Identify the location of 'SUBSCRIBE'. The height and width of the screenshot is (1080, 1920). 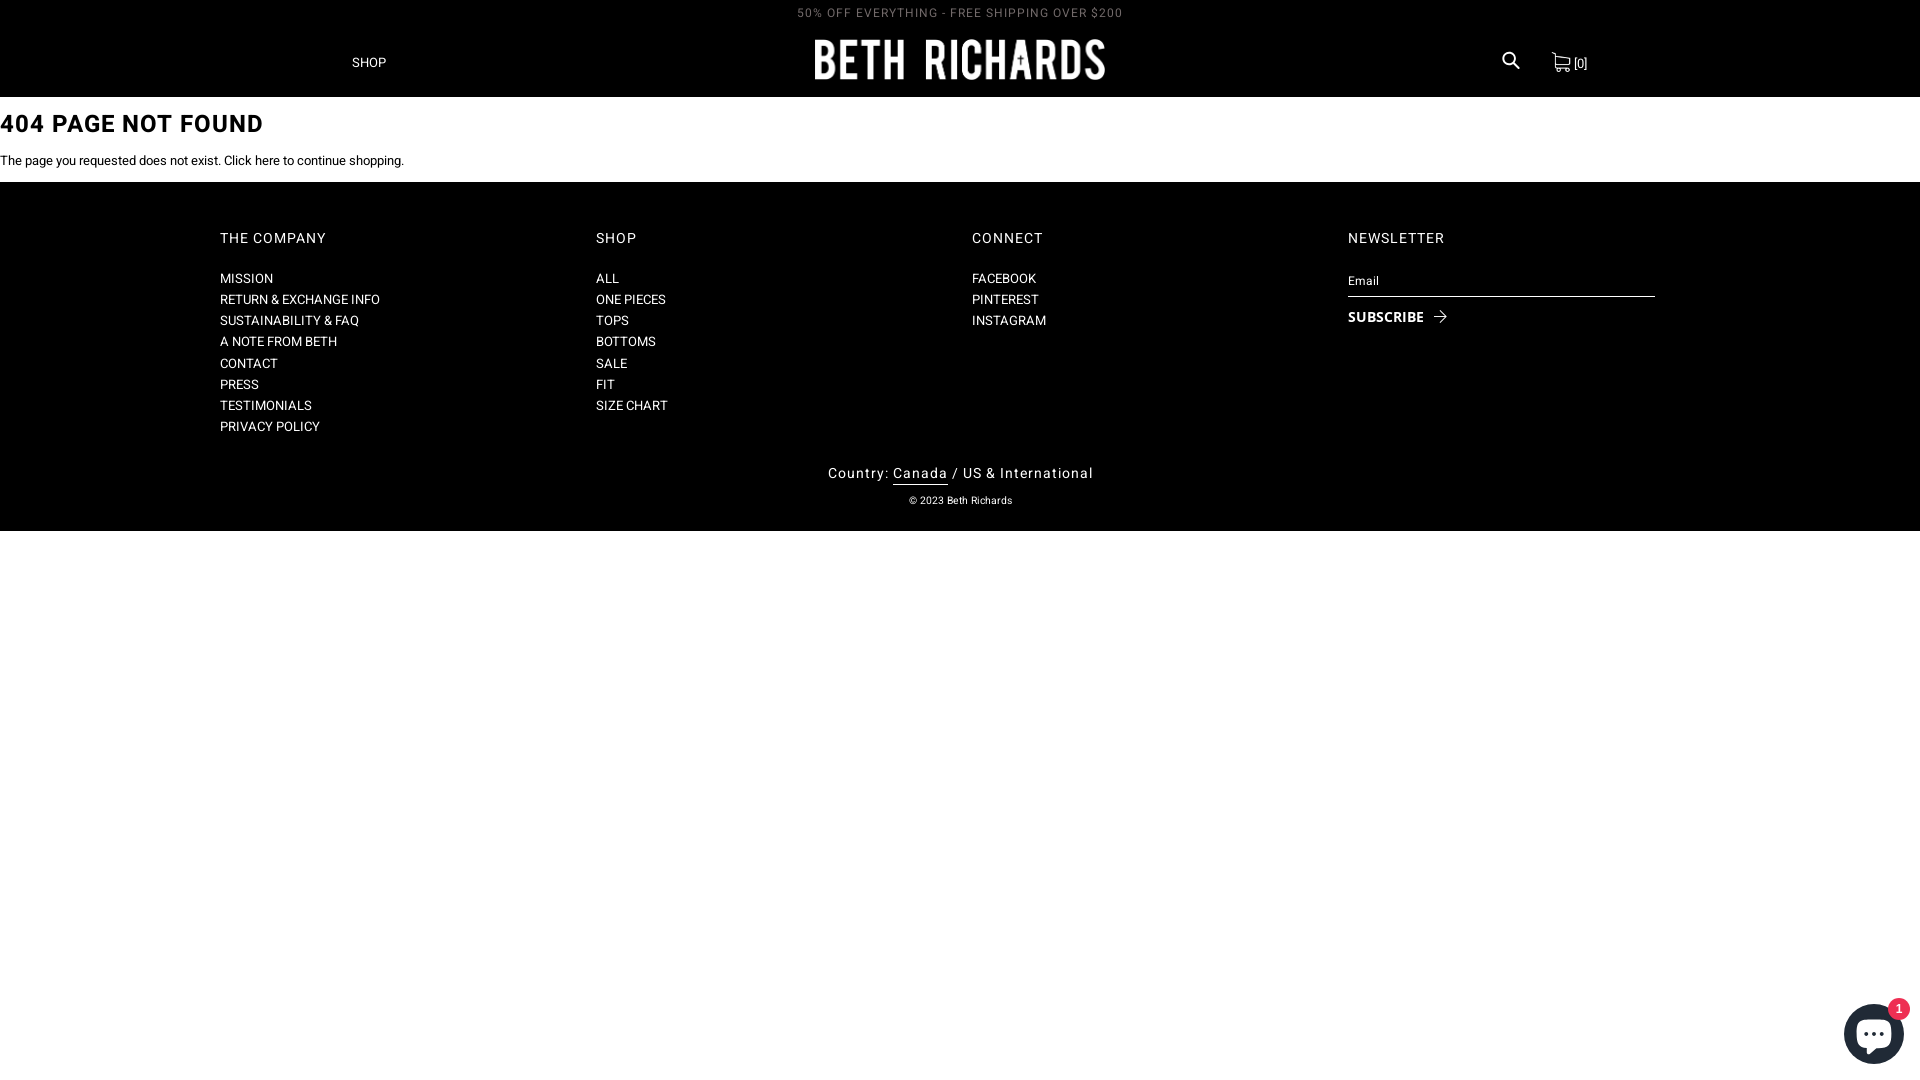
(1390, 315).